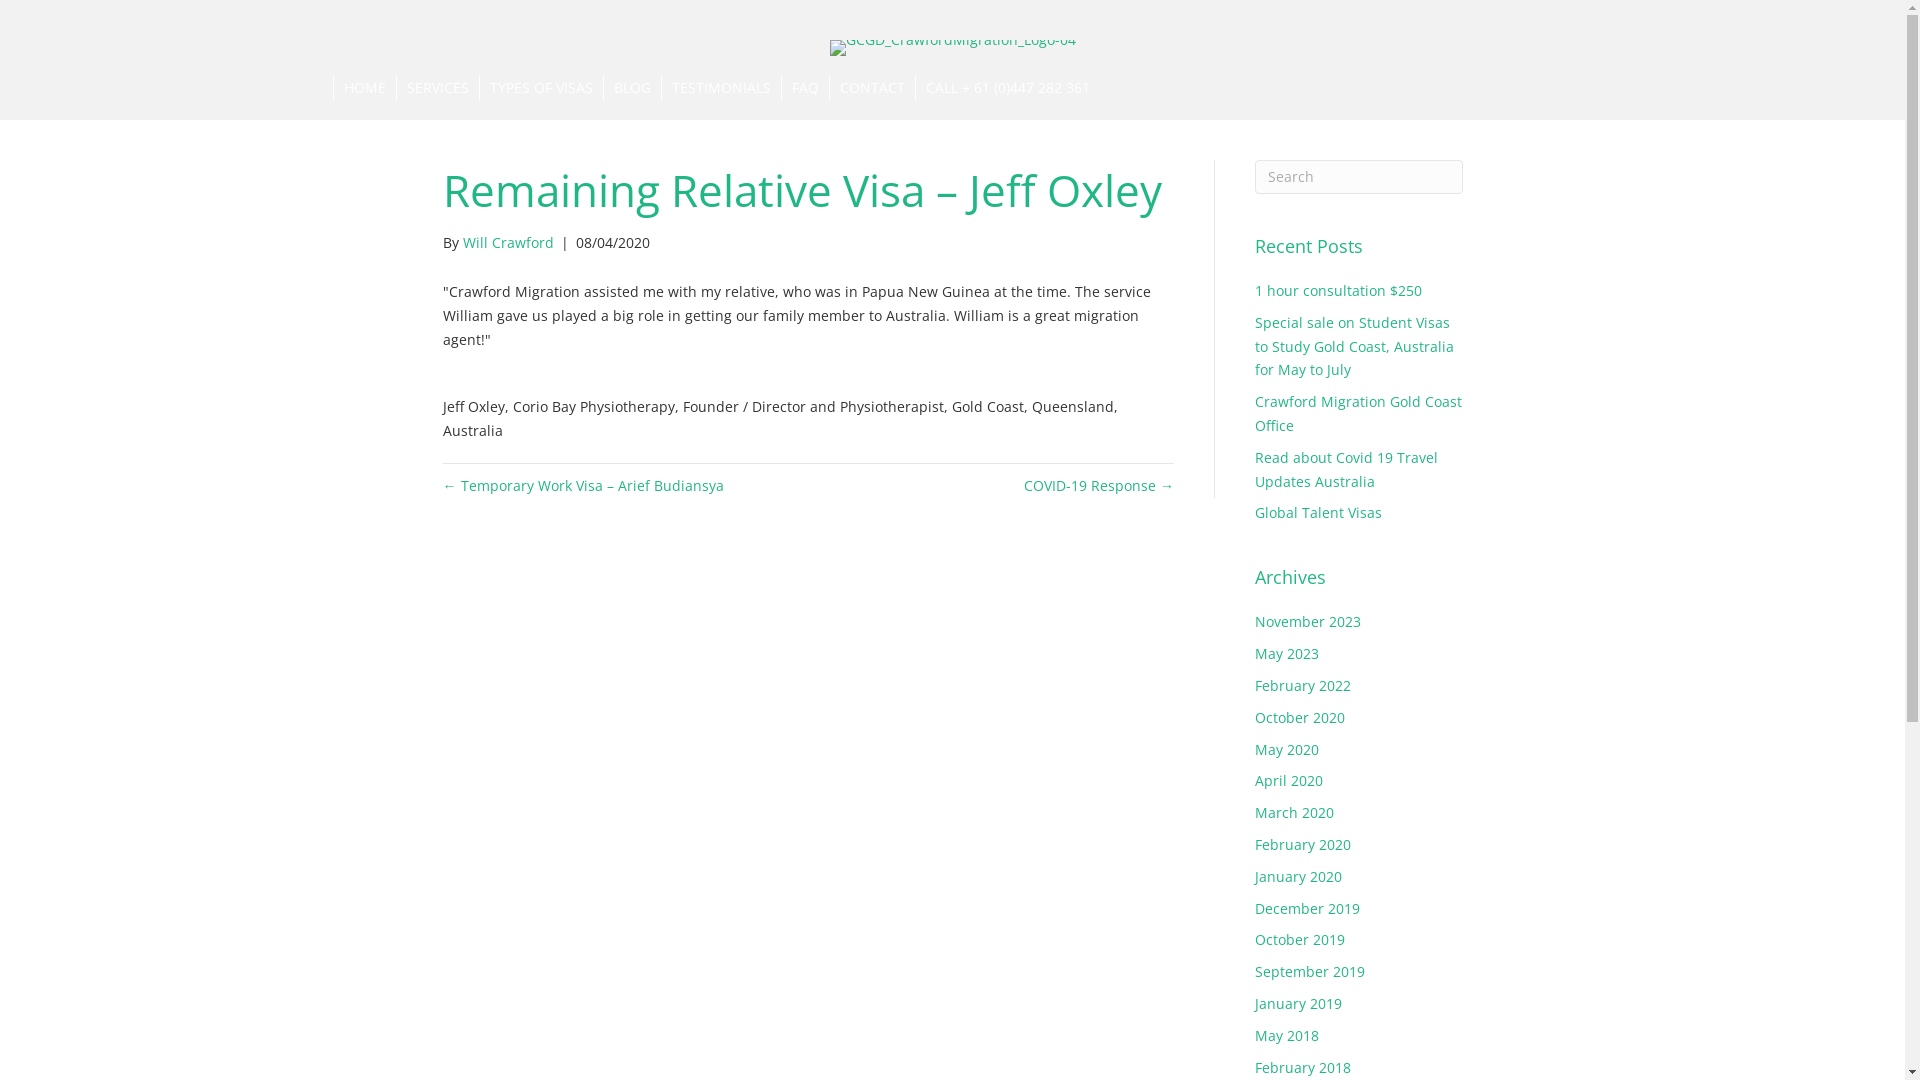 This screenshot has width=1920, height=1080. I want to click on 'Type and press Enter to search.', so click(1358, 176).